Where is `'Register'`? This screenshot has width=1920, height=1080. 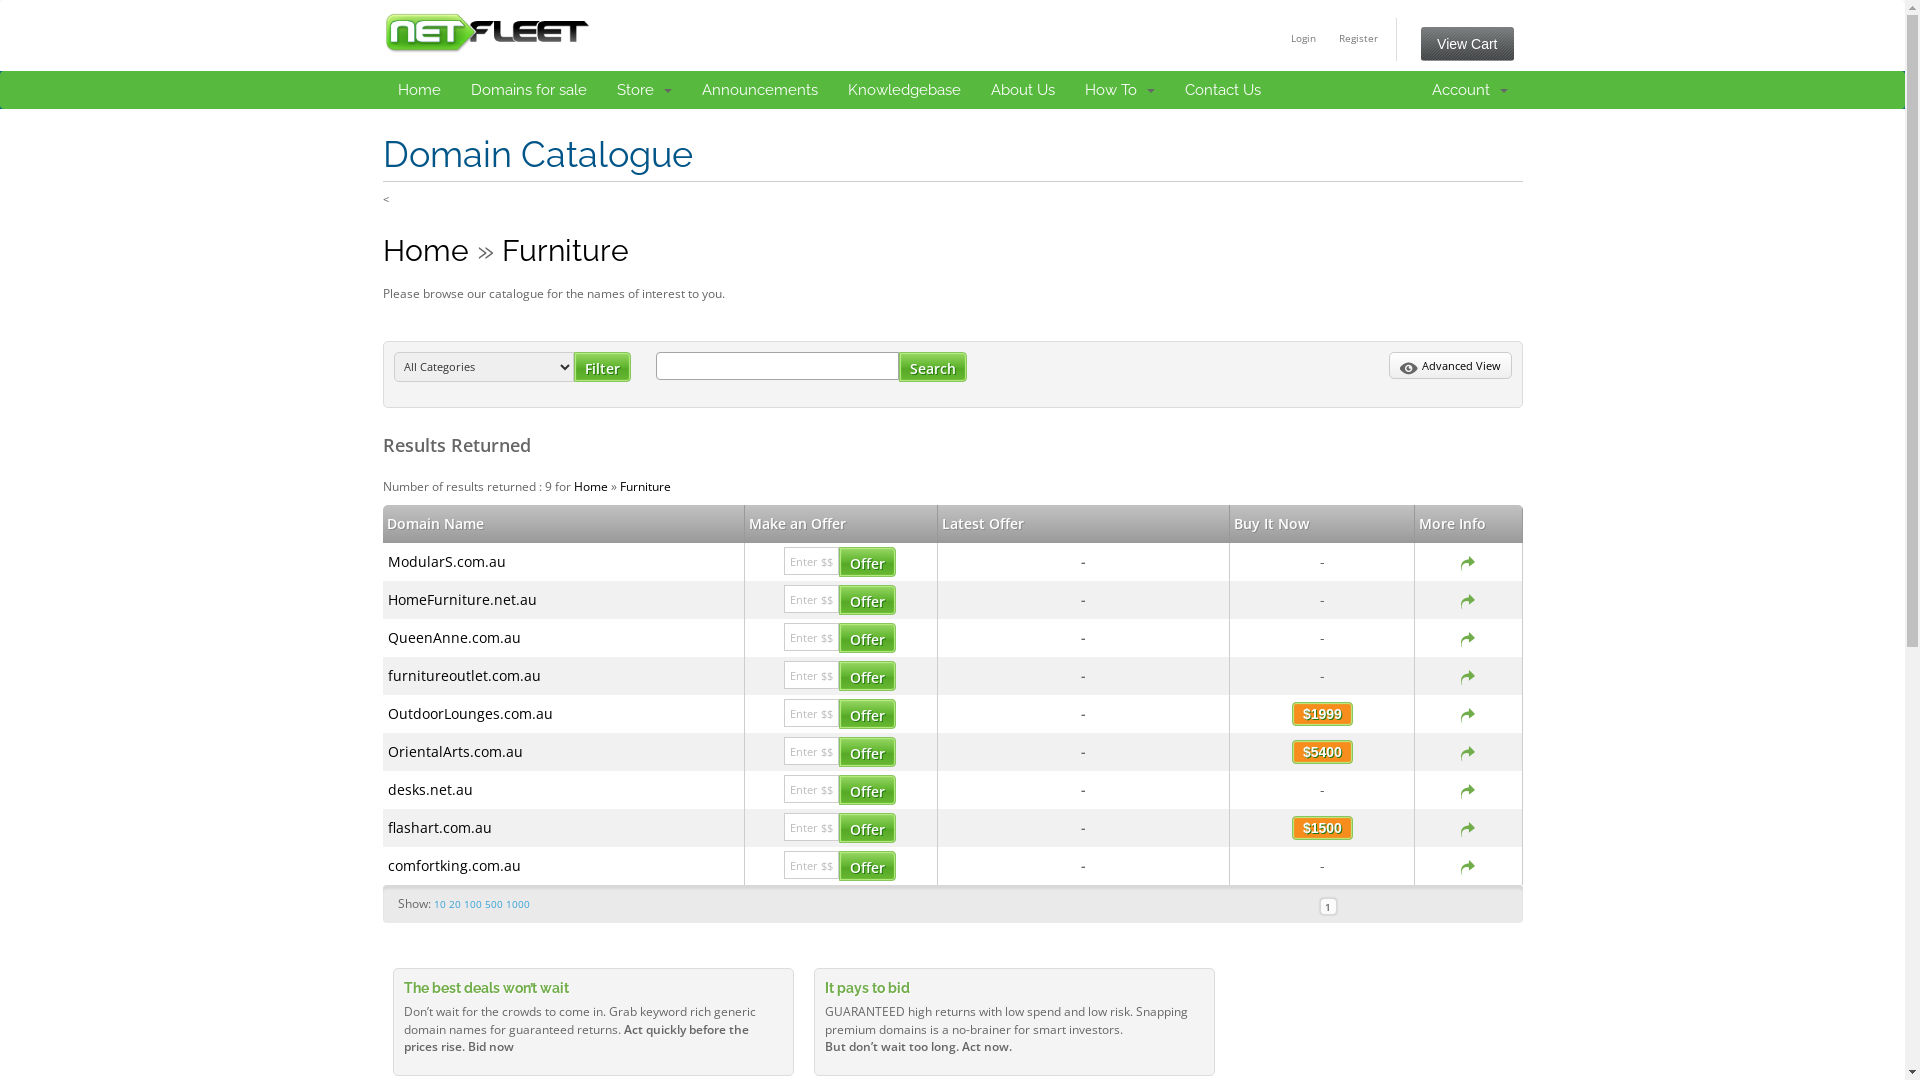
'Register' is located at coordinates (1358, 38).